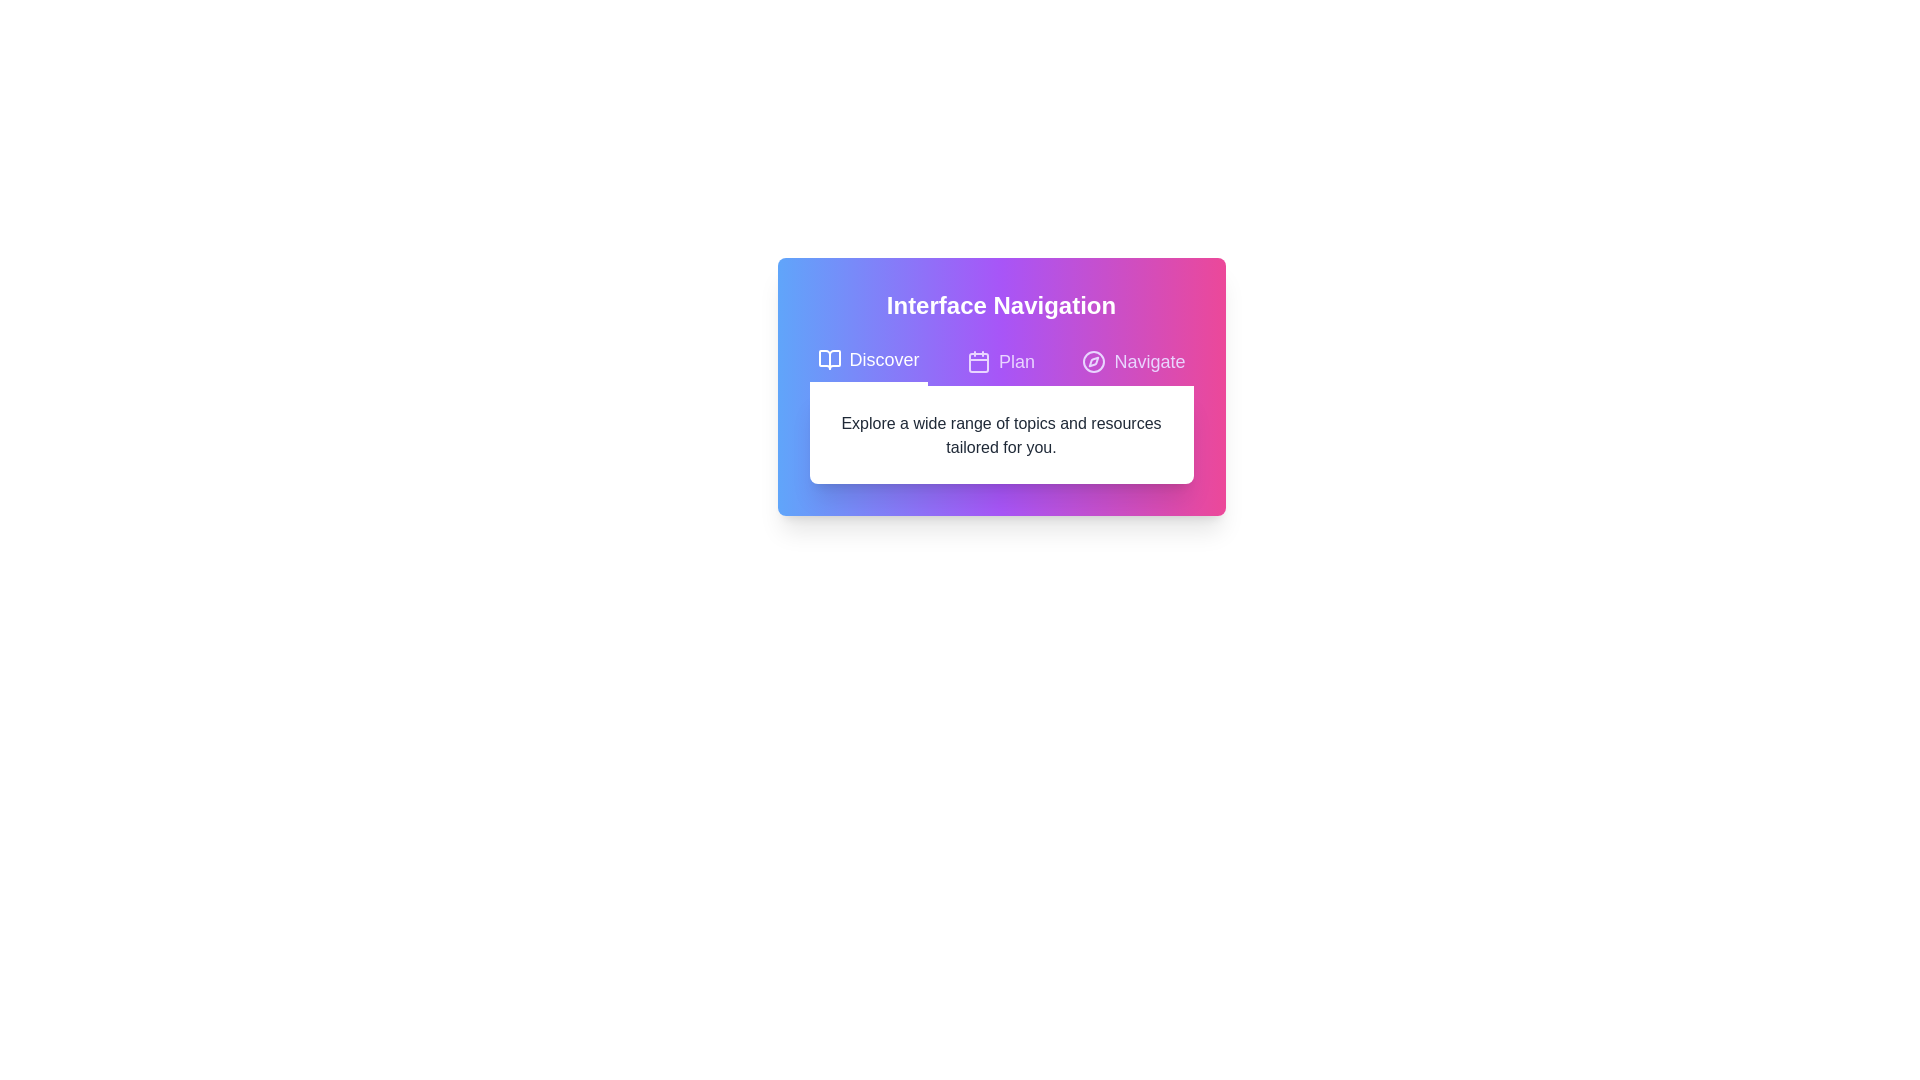 Image resolution: width=1920 pixels, height=1080 pixels. I want to click on the decorative component of the calendar icon located at the second button labeled 'Plan' in the interface navigation, so click(979, 362).